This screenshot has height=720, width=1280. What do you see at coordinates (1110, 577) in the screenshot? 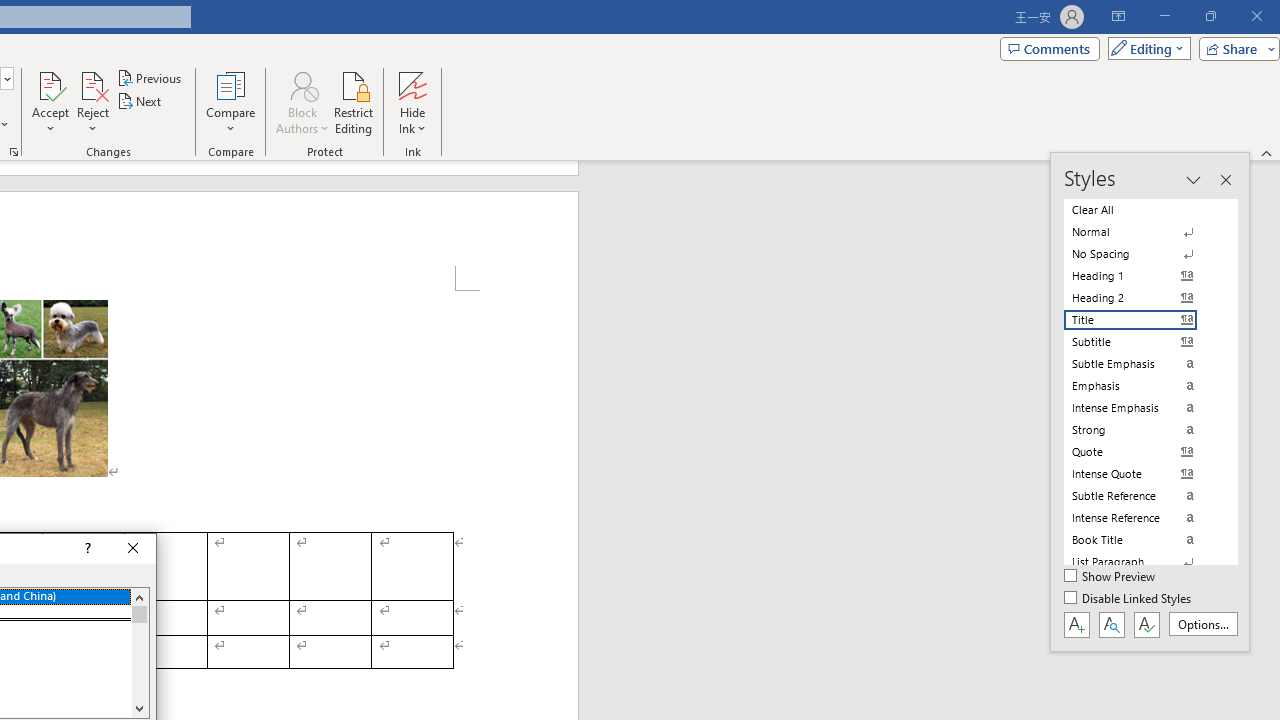
I see `'Show Preview'` at bounding box center [1110, 577].